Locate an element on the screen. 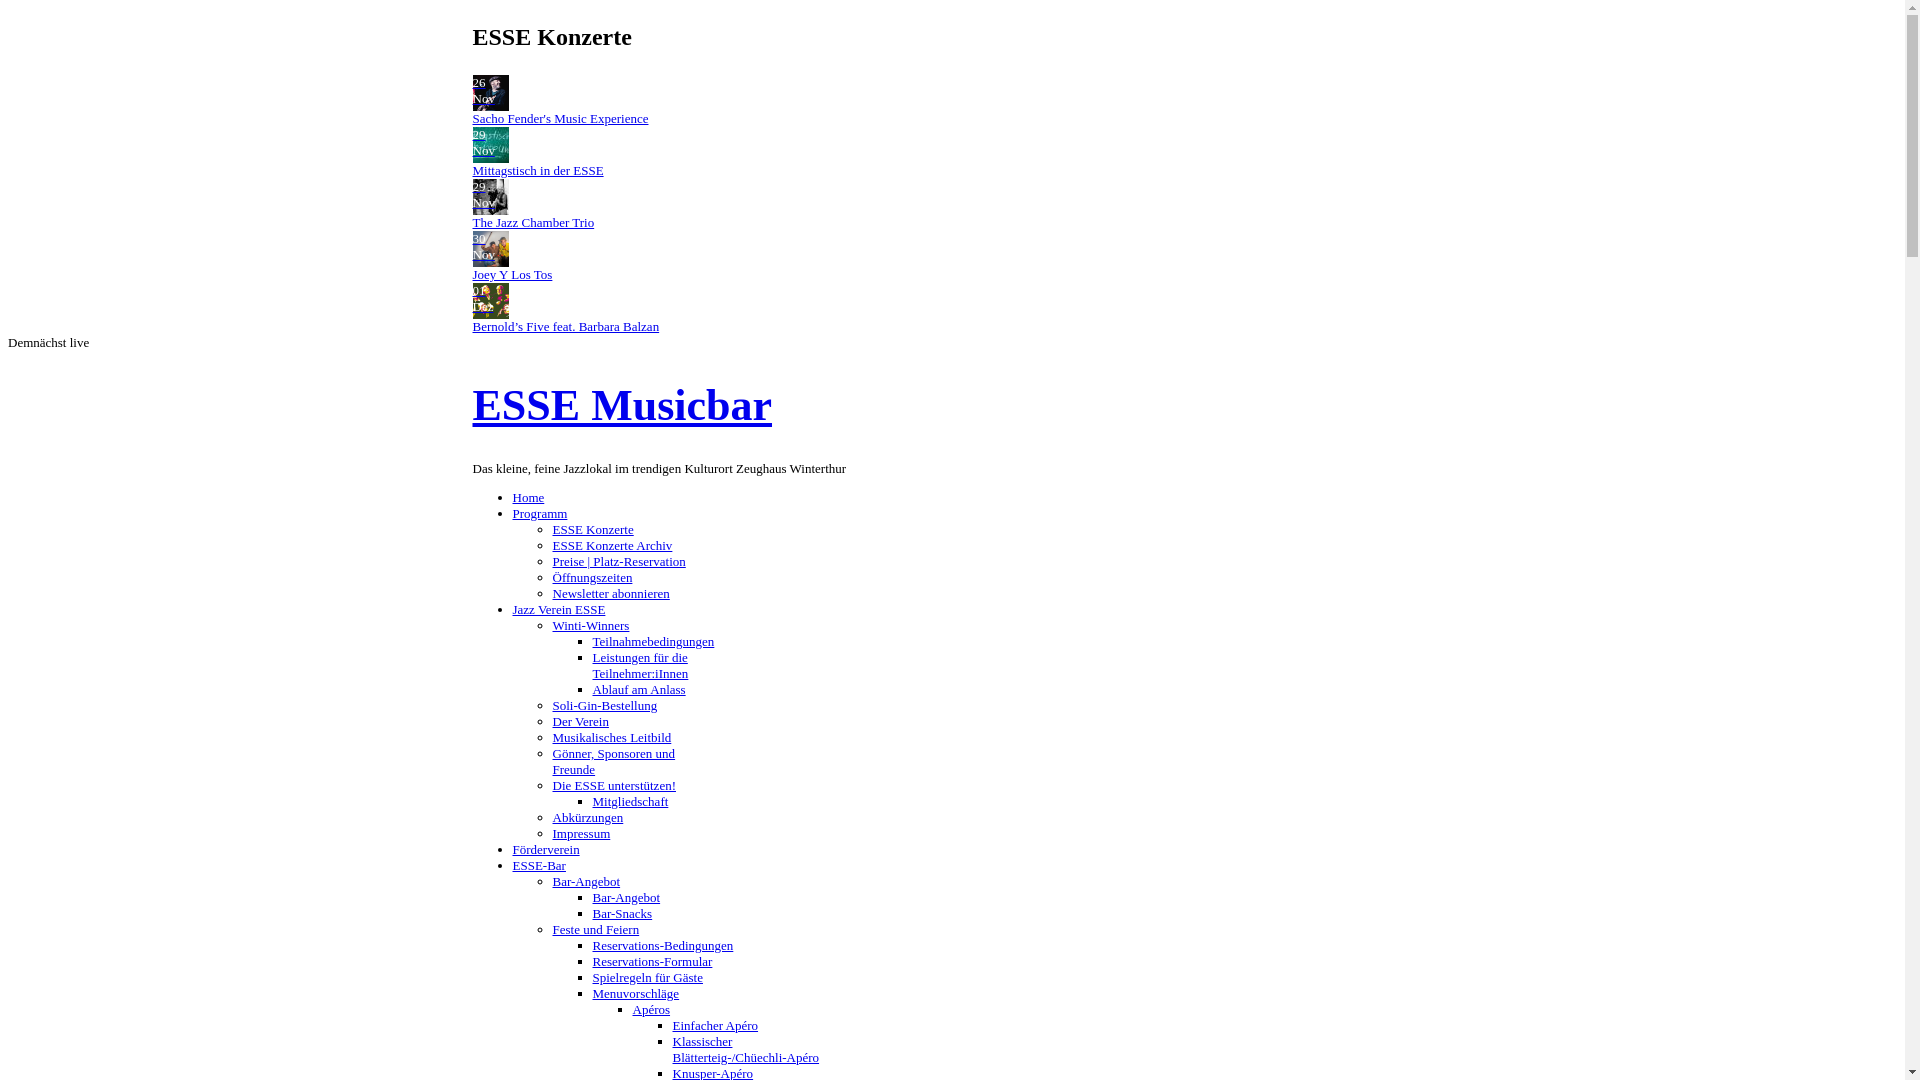  'Programm' is located at coordinates (539, 512).